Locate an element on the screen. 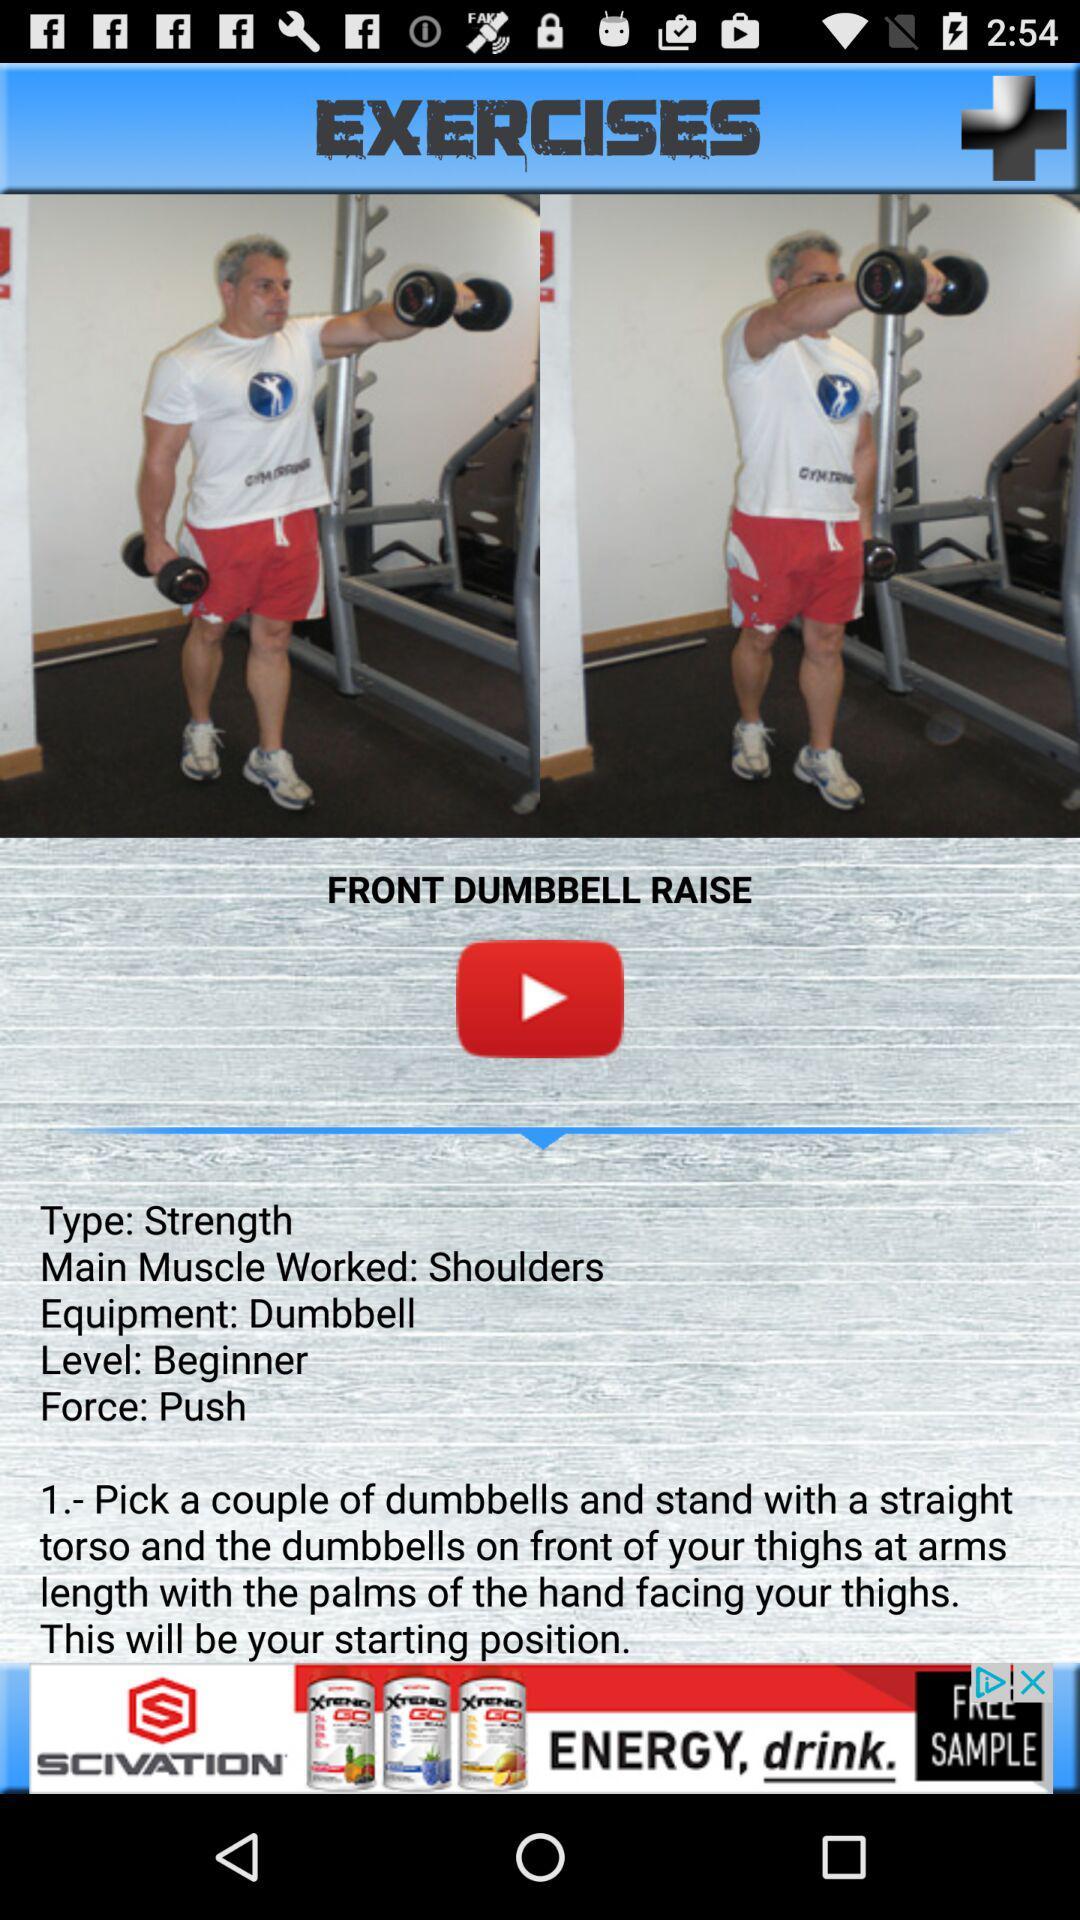  the add icon is located at coordinates (1014, 136).